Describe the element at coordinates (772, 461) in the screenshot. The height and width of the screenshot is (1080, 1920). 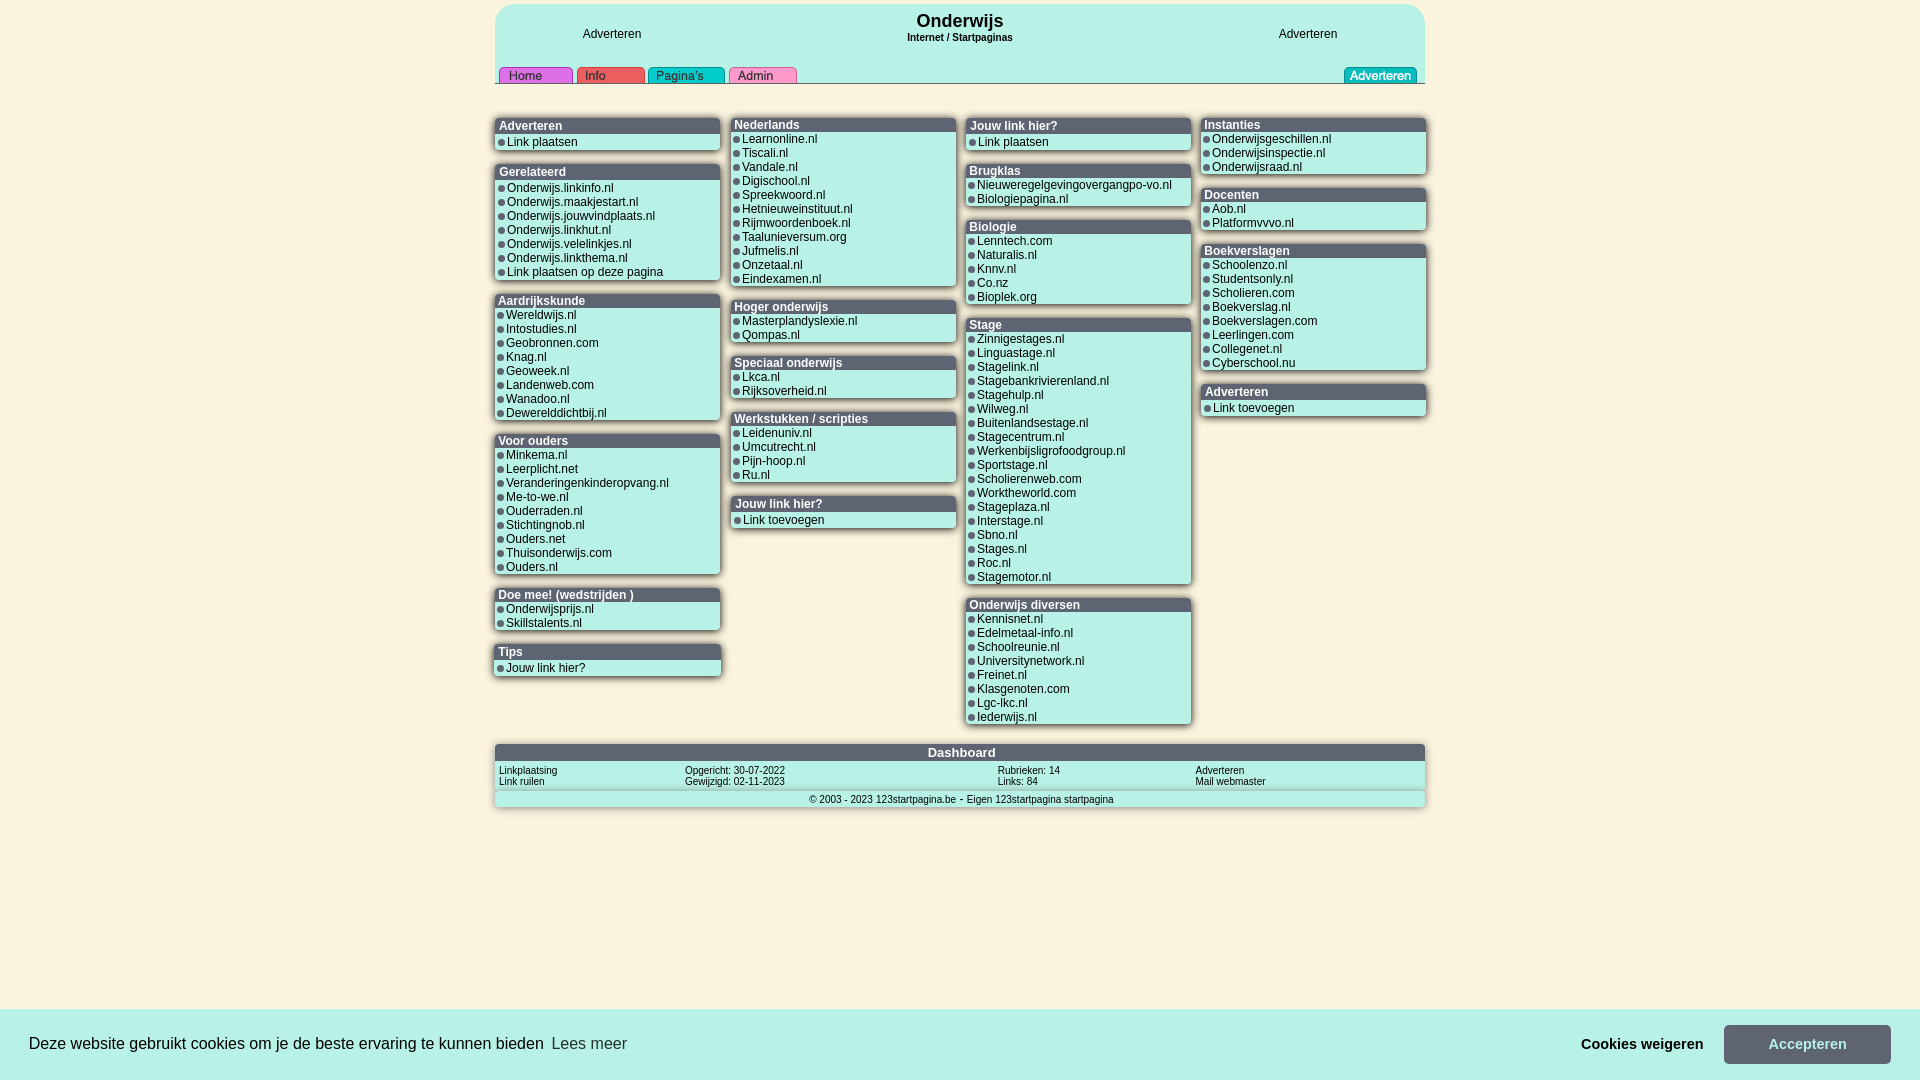
I see `'Pijn-hoop.nl'` at that location.